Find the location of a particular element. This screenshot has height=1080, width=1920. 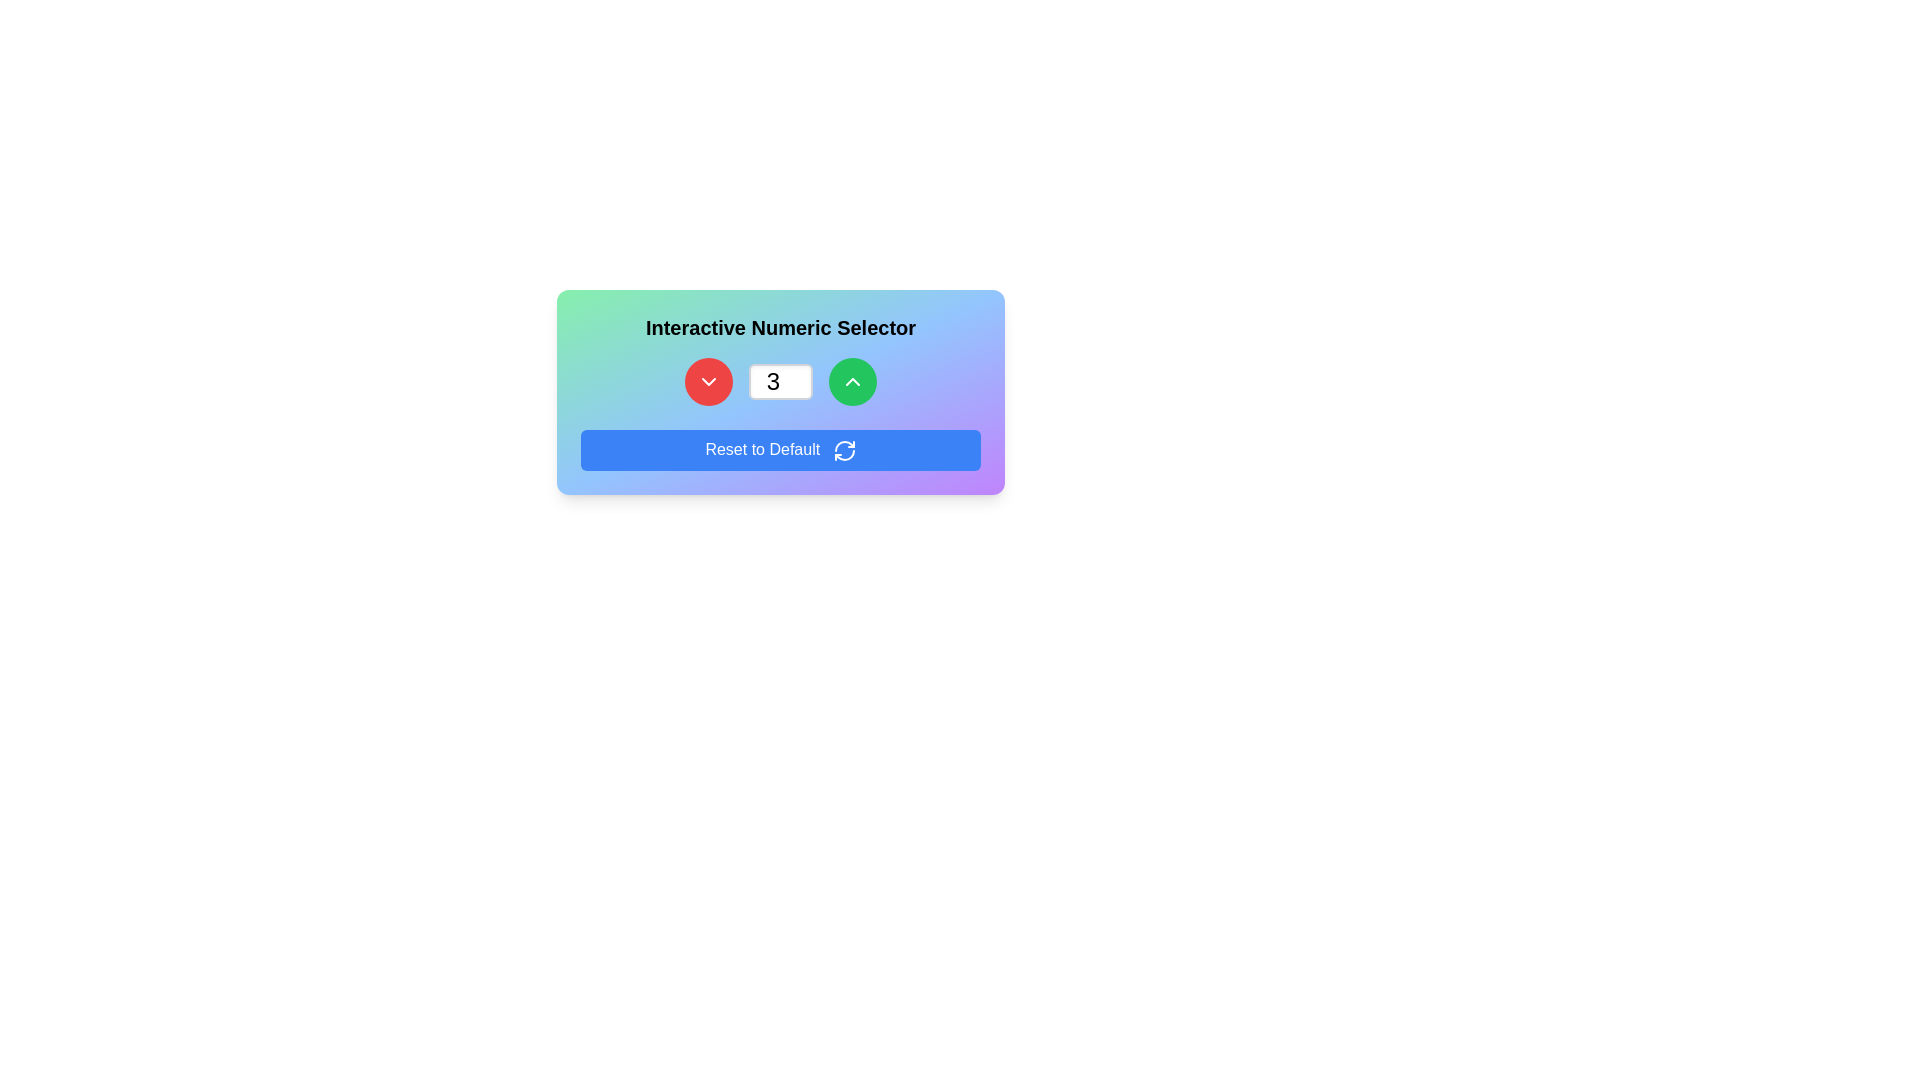

the refresh icon, which is a circular arrow design located to the right of the 'Reset to Default' button label, distinguished by its blue background is located at coordinates (844, 450).